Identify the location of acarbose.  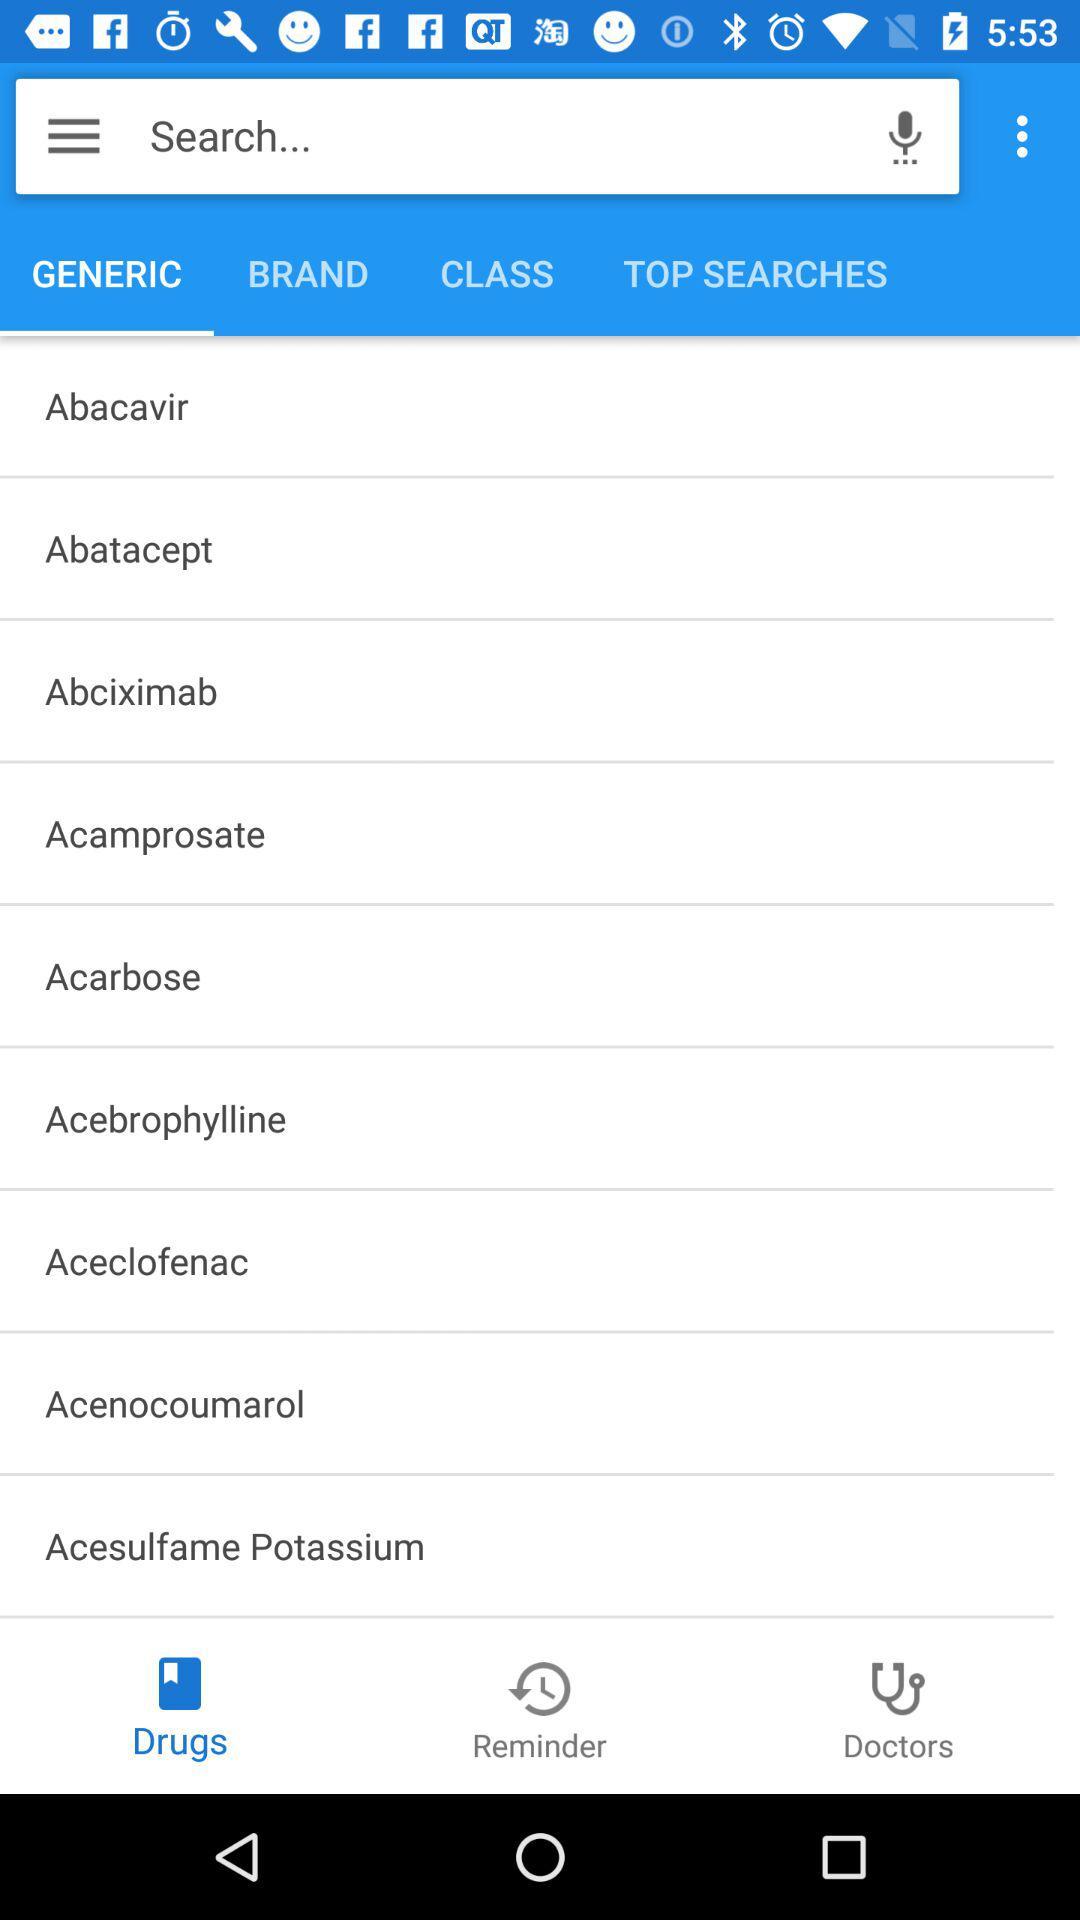
(525, 975).